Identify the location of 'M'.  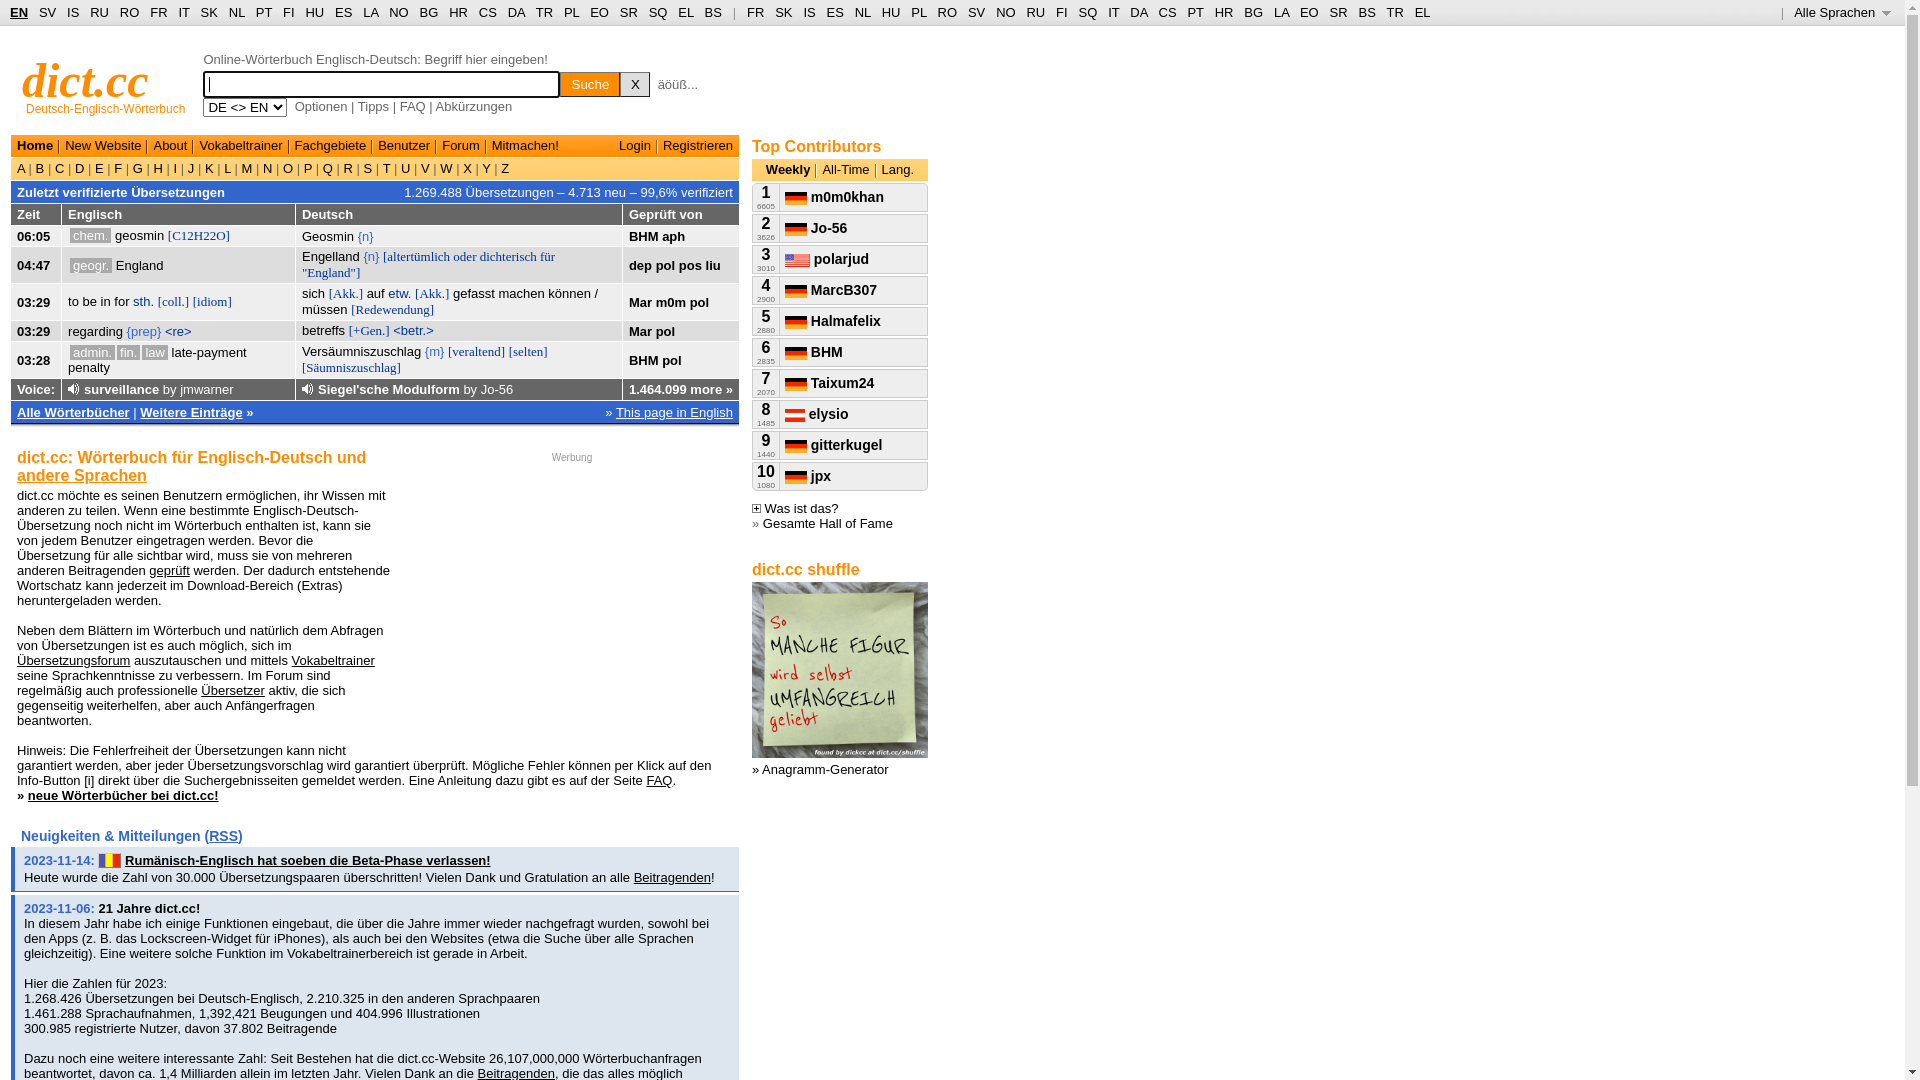
(245, 167).